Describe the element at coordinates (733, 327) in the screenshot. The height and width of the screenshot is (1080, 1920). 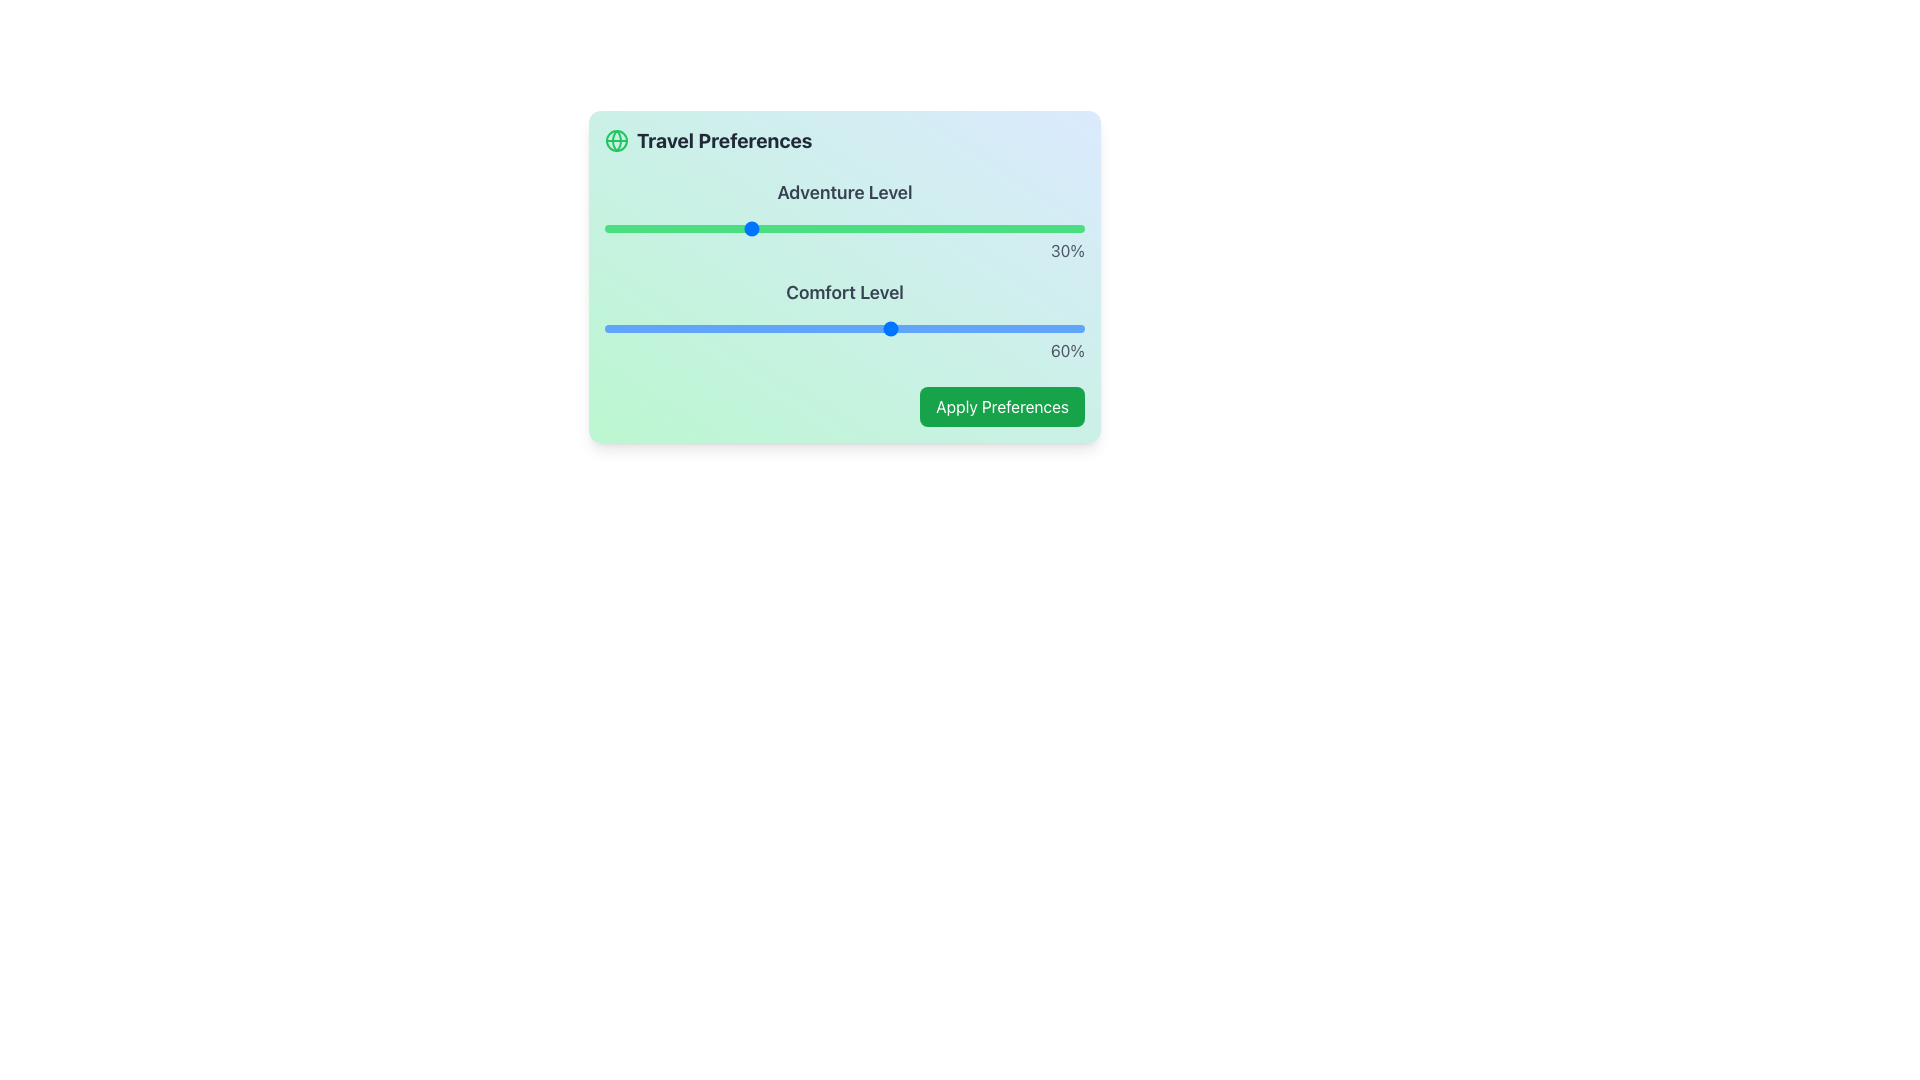
I see `the comfort level` at that location.